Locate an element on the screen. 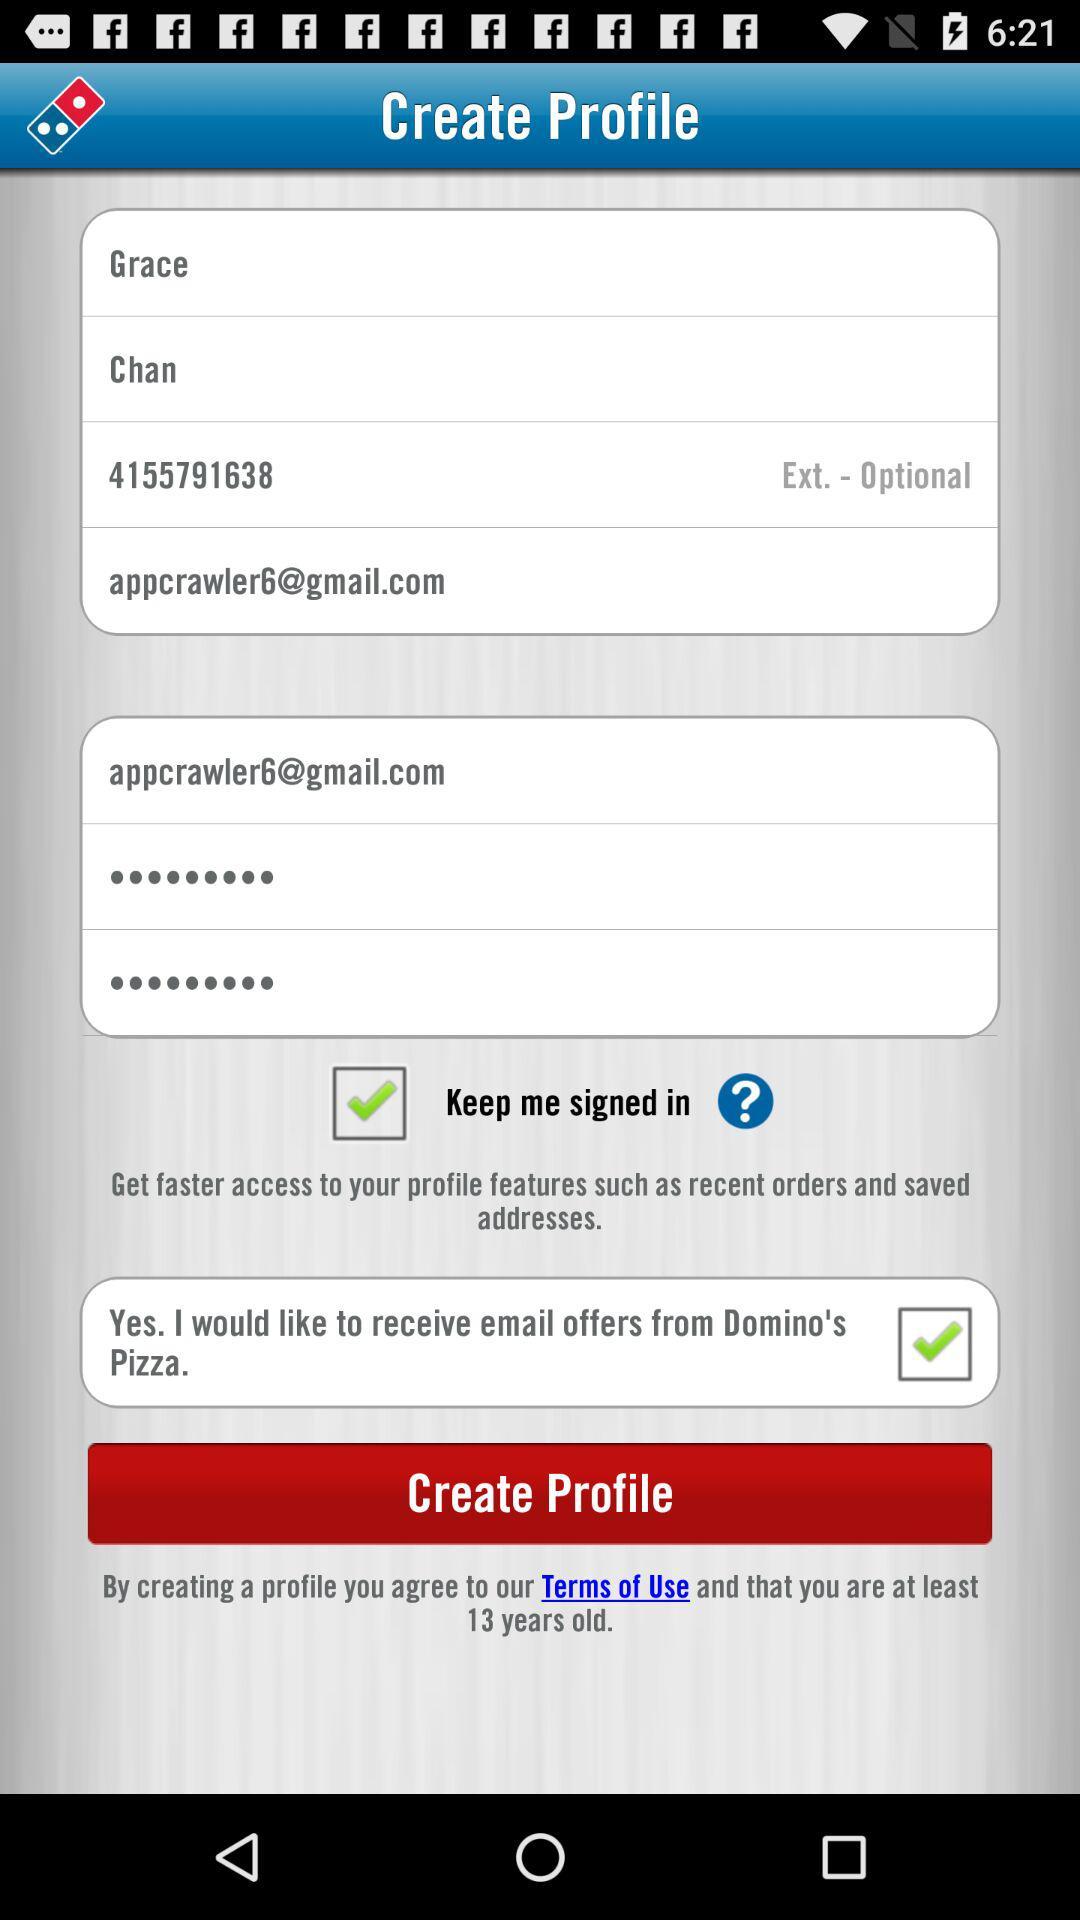  extension is located at coordinates (875, 475).